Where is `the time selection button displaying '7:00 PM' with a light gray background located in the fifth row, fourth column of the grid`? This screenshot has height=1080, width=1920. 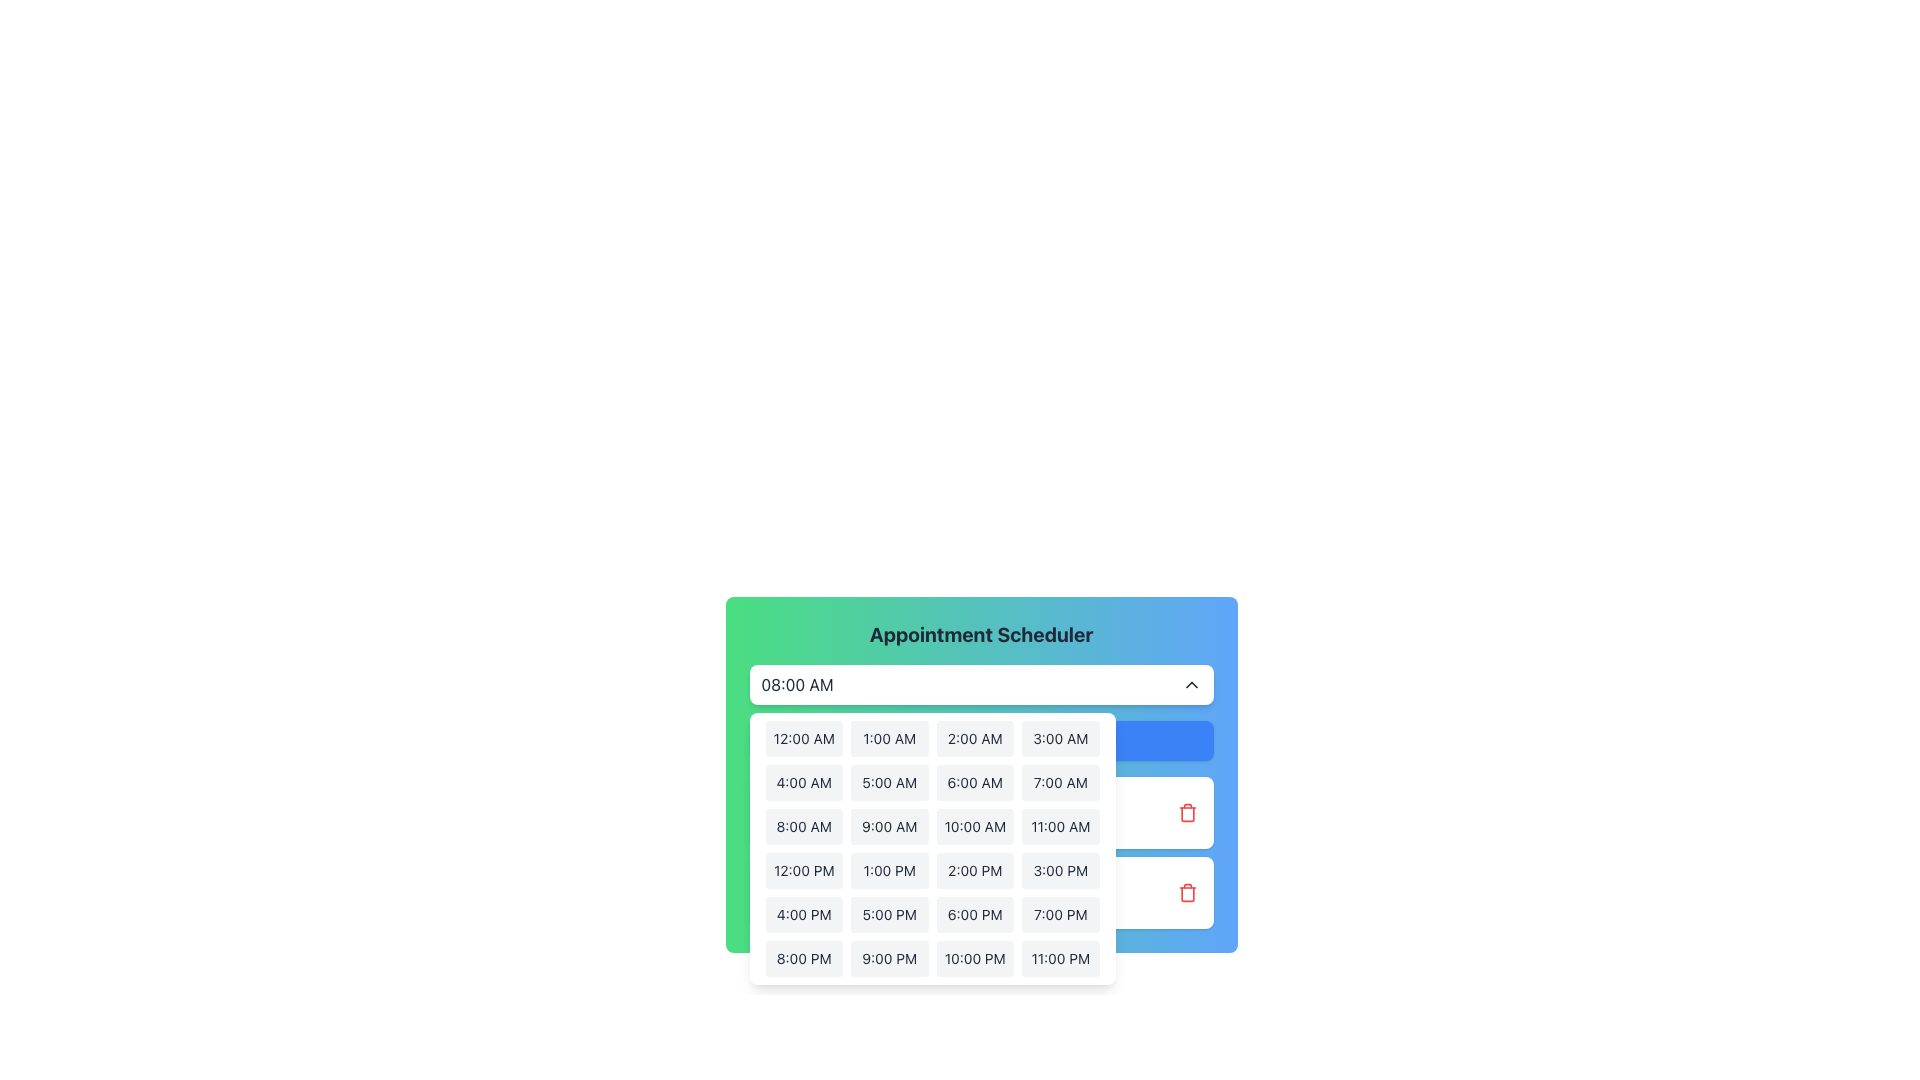 the time selection button displaying '7:00 PM' with a light gray background located in the fifth row, fourth column of the grid is located at coordinates (1059, 914).